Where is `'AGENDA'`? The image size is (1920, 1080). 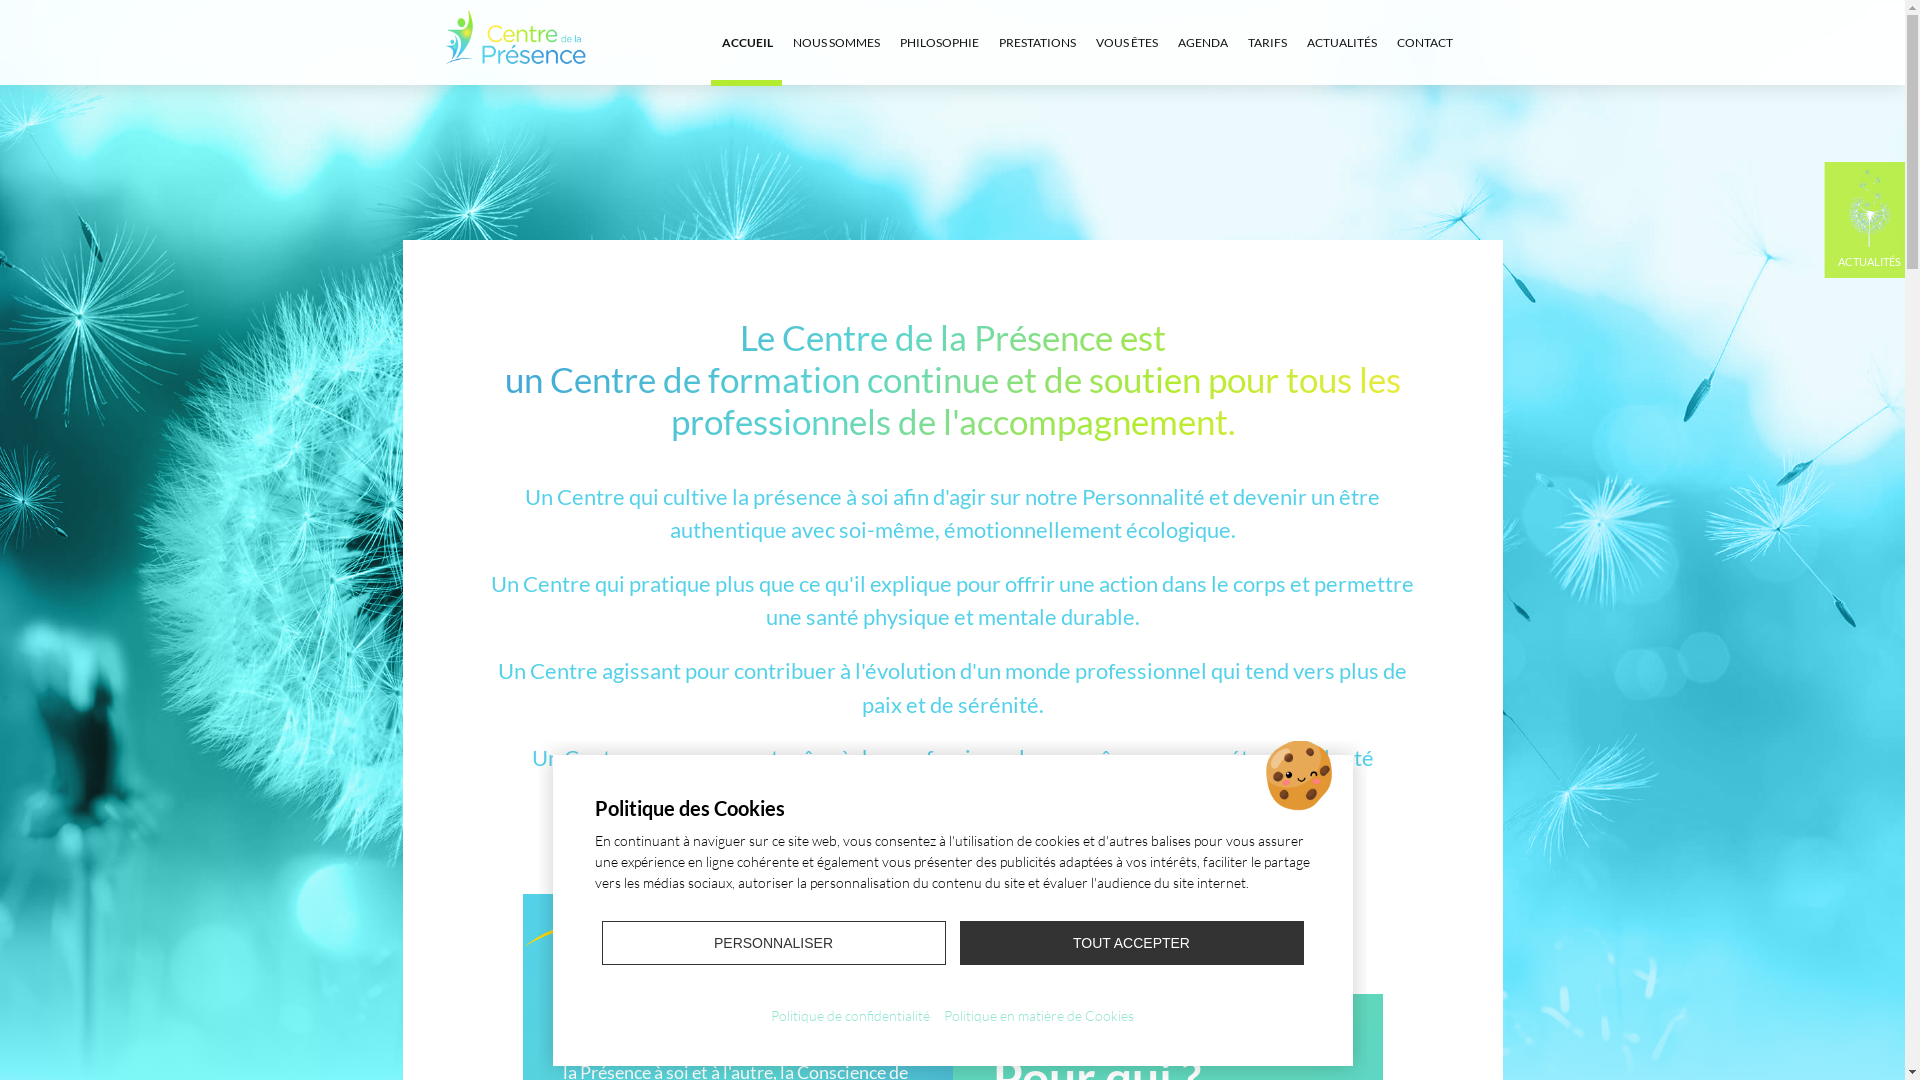 'AGENDA' is located at coordinates (1202, 42).